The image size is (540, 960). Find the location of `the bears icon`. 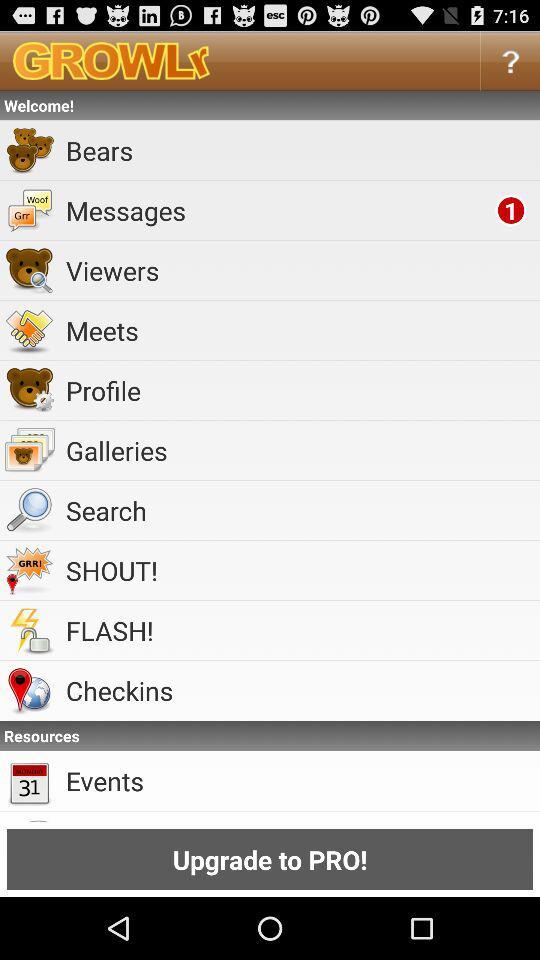

the bears icon is located at coordinates (298, 149).